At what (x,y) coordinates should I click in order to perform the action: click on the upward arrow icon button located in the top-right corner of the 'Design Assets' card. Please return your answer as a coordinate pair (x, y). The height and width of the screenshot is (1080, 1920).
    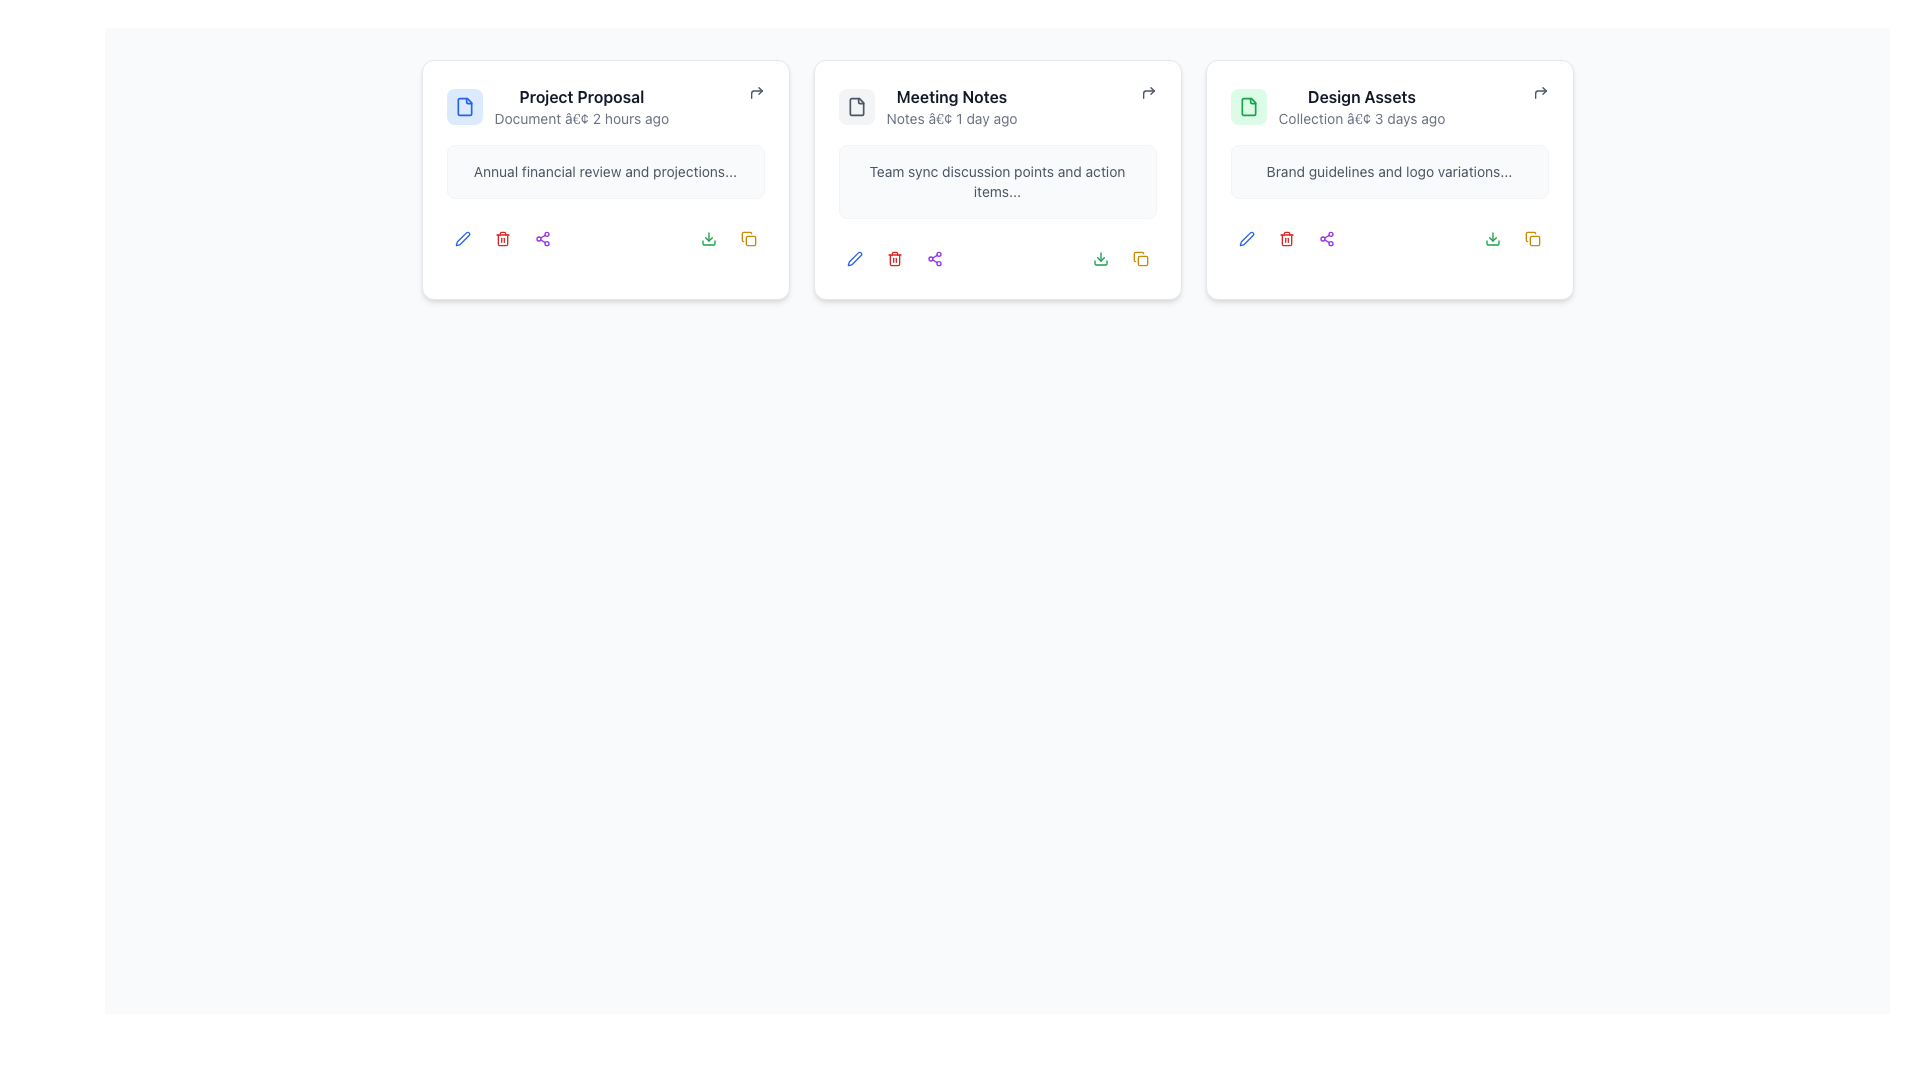
    Looking at the image, I should click on (1539, 92).